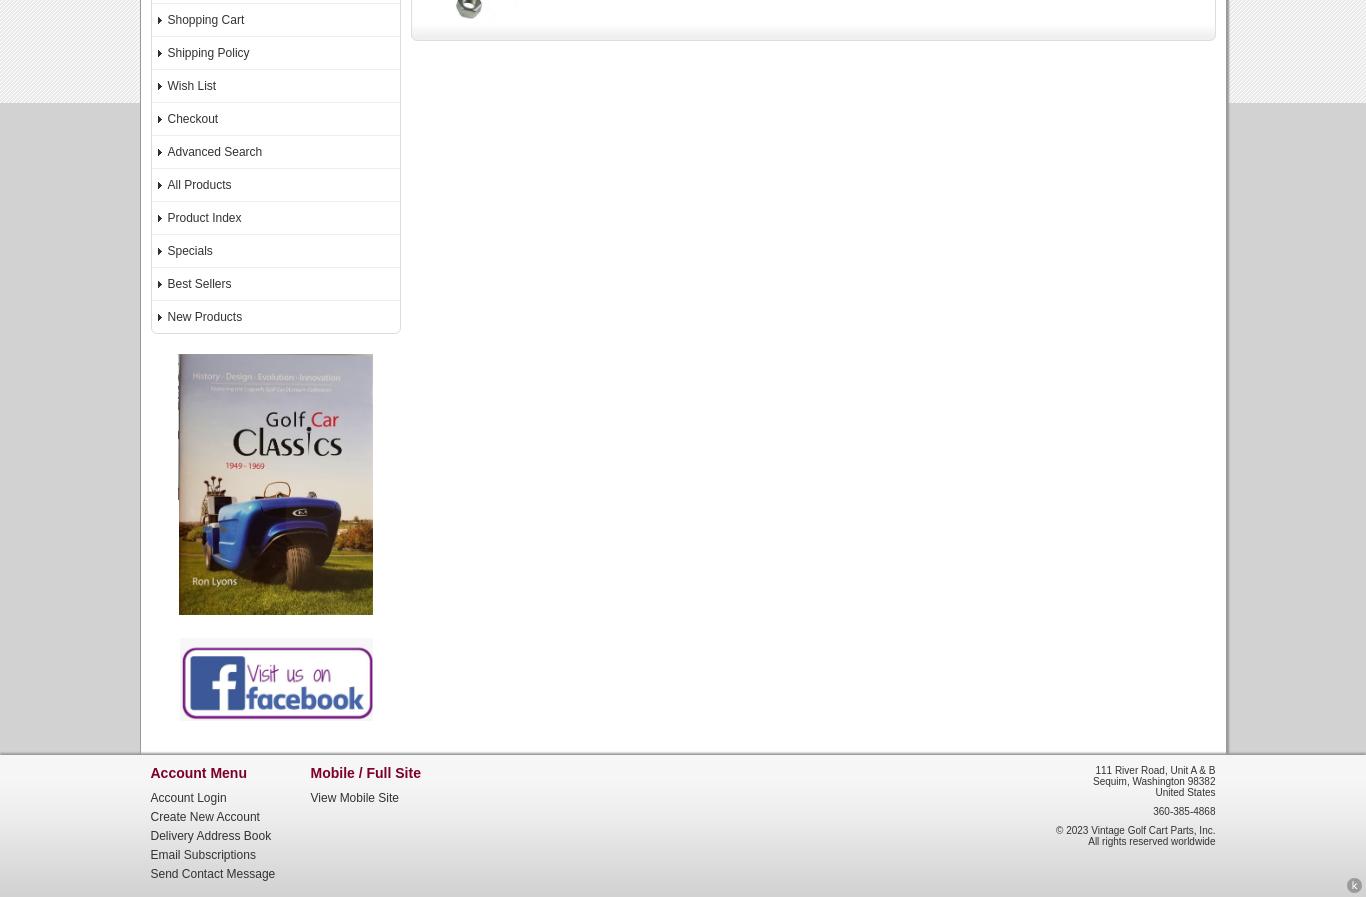 This screenshot has height=897, width=1366. Describe the element at coordinates (166, 85) in the screenshot. I see `'Wish List'` at that location.